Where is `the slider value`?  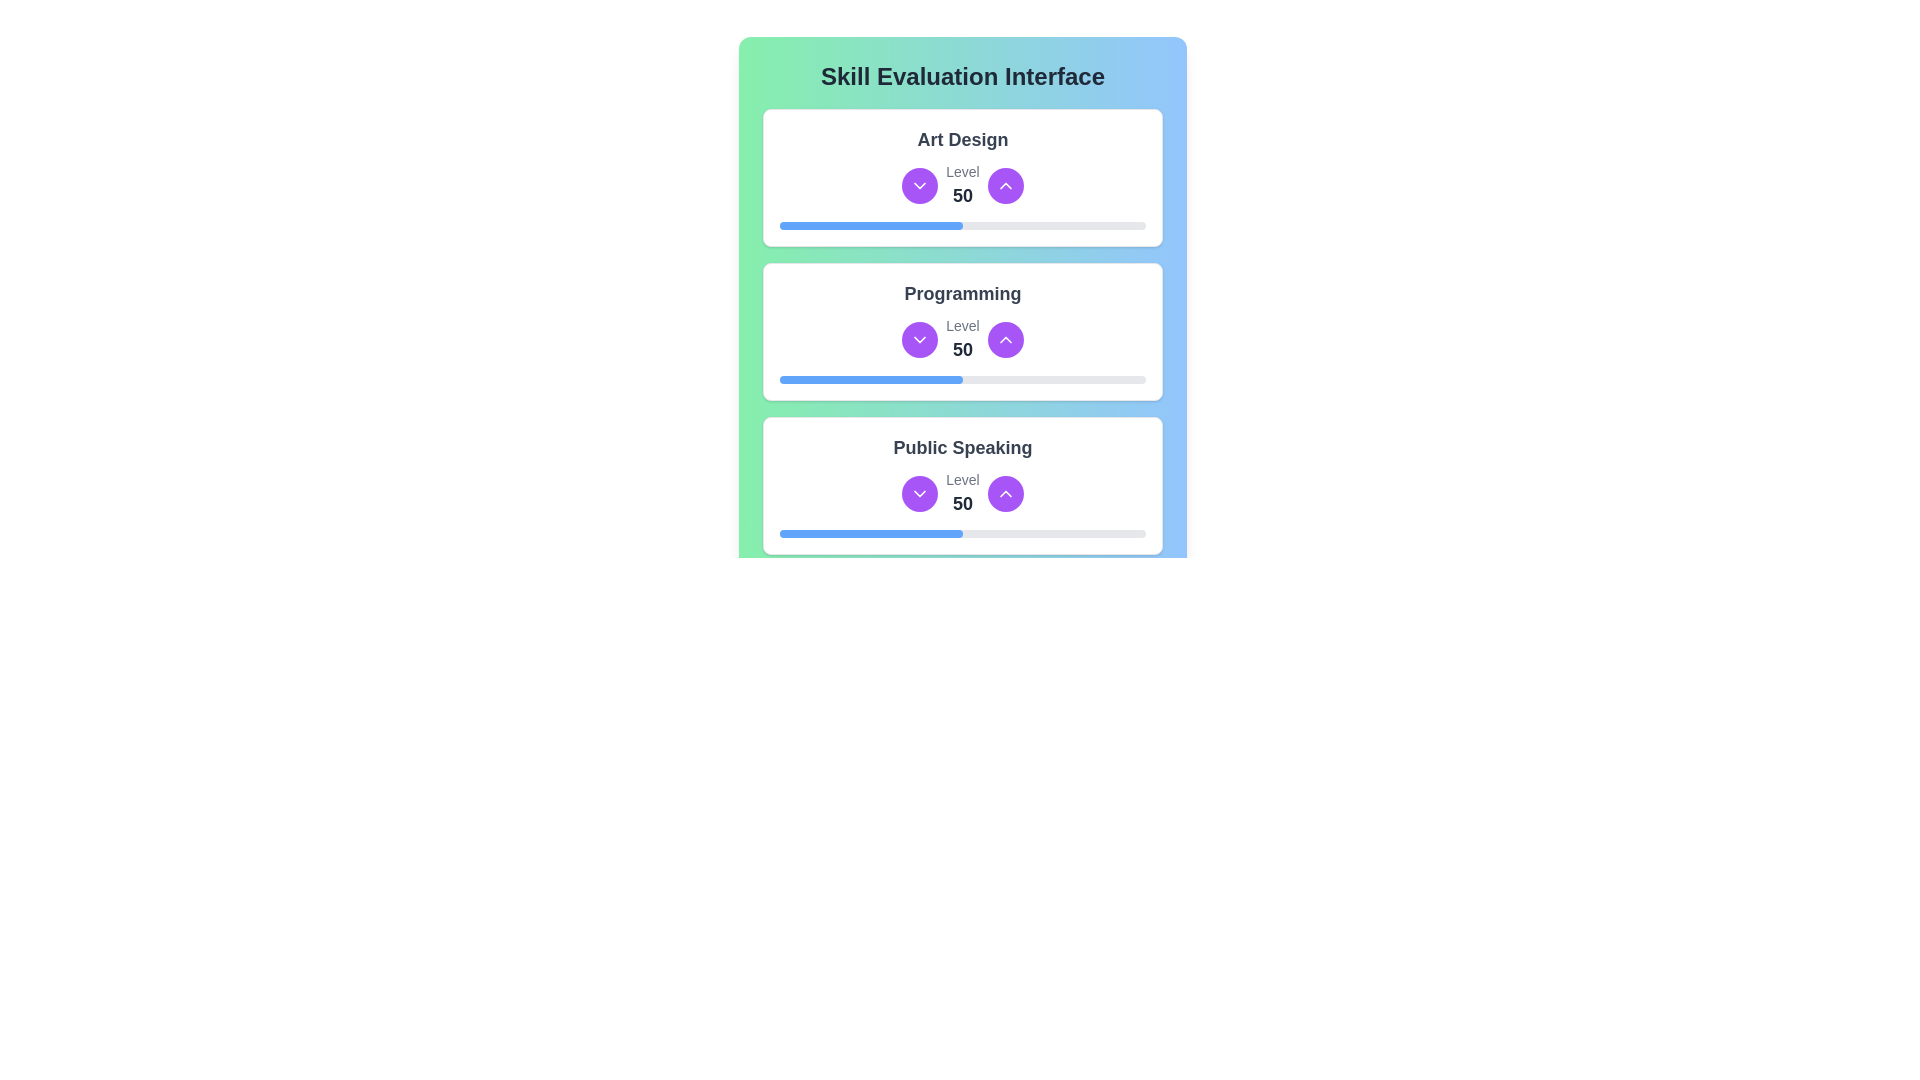
the slider value is located at coordinates (880, 532).